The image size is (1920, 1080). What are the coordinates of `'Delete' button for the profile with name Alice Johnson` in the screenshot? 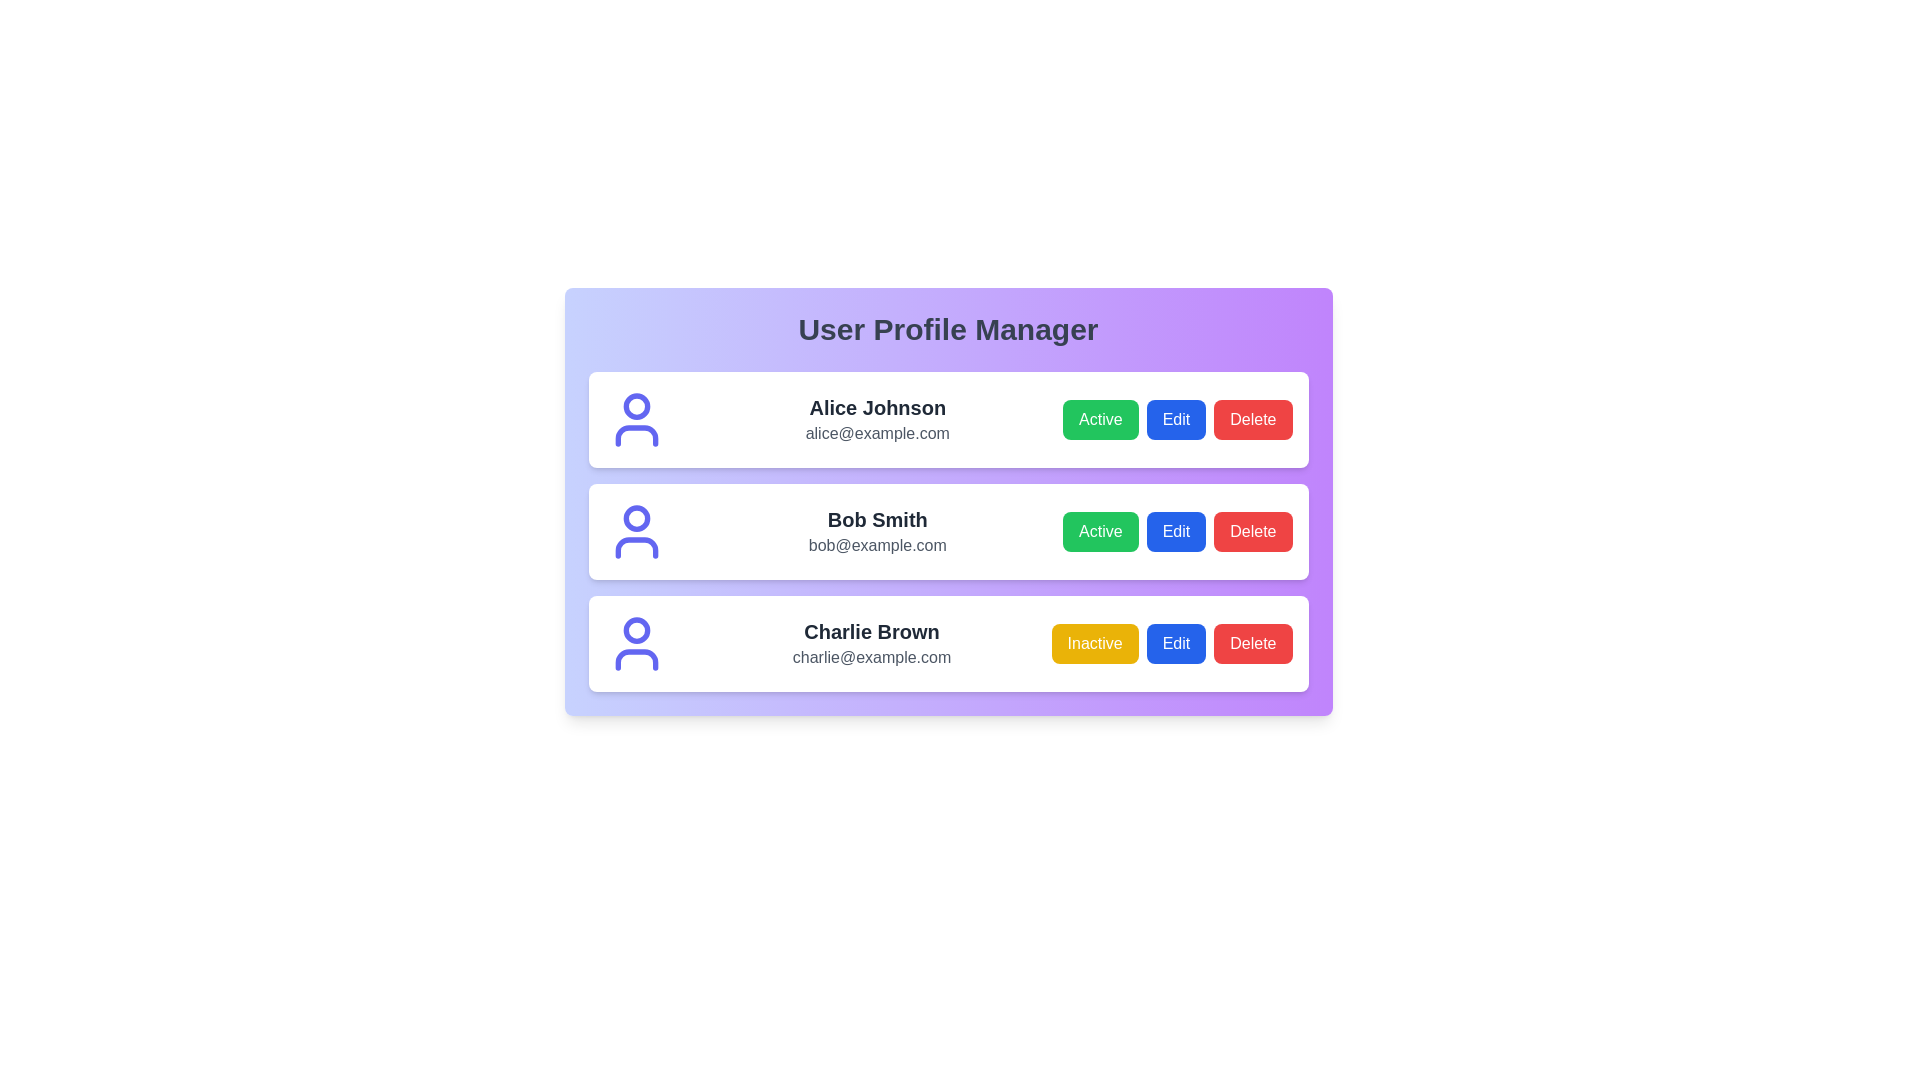 It's located at (1252, 419).